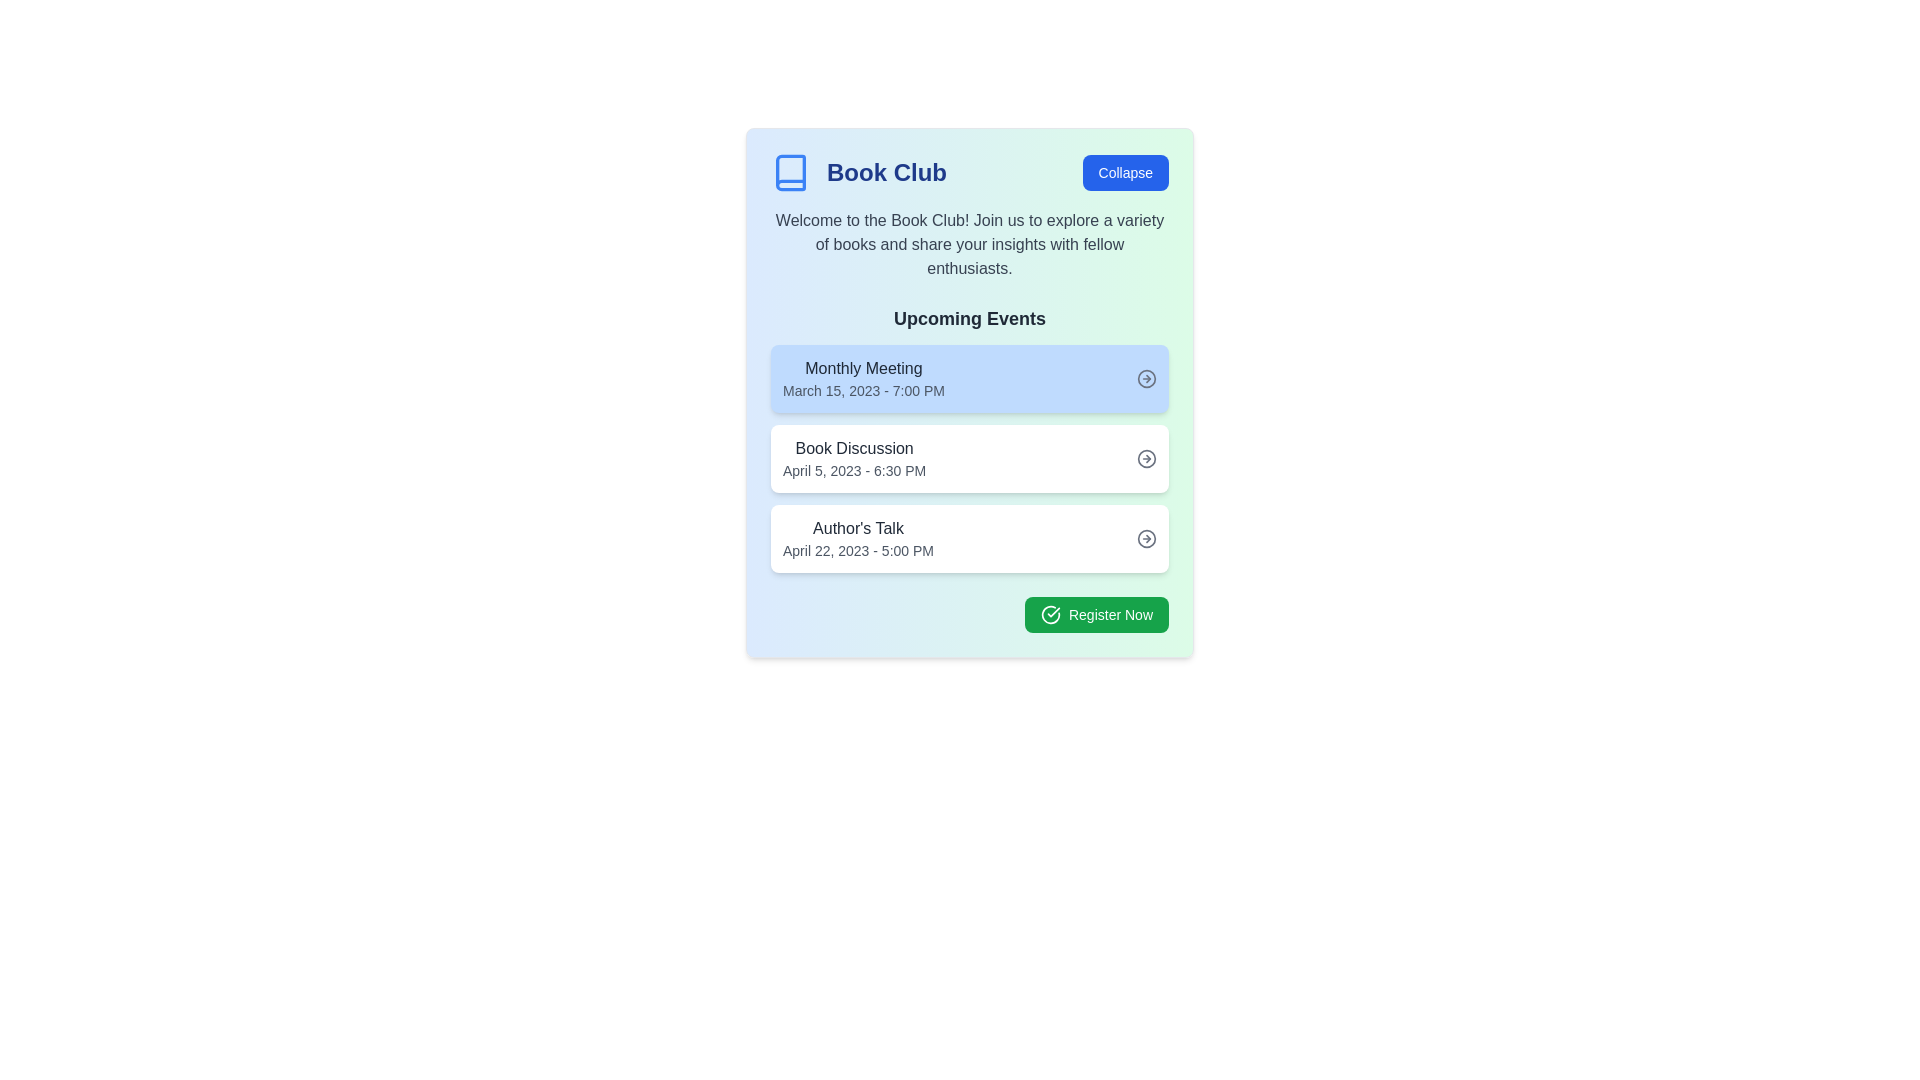 The width and height of the screenshot is (1920, 1080). What do you see at coordinates (1147, 459) in the screenshot?
I see `the SVG circle icon indicating direction for the 'Book Discussion' event in the 'Upcoming Events' panel` at bounding box center [1147, 459].